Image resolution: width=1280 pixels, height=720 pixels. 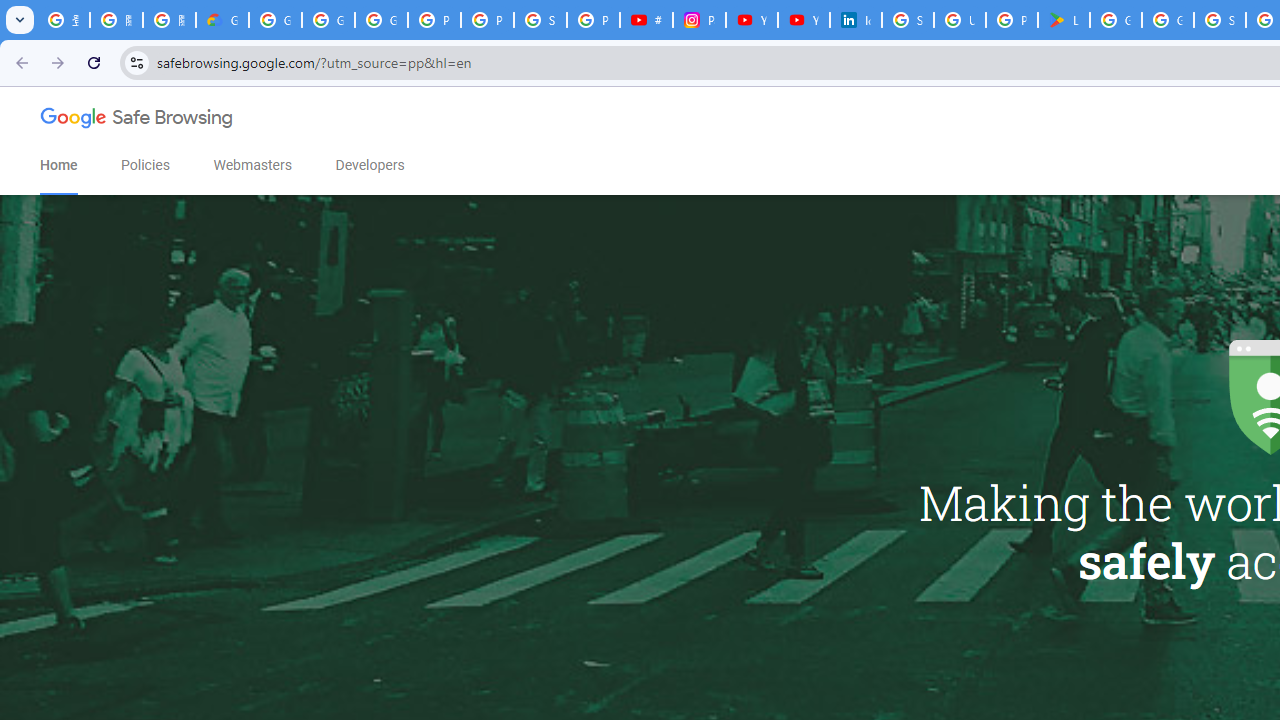 I want to click on 'Privacy Help Center - Policies Help', so click(x=487, y=20).